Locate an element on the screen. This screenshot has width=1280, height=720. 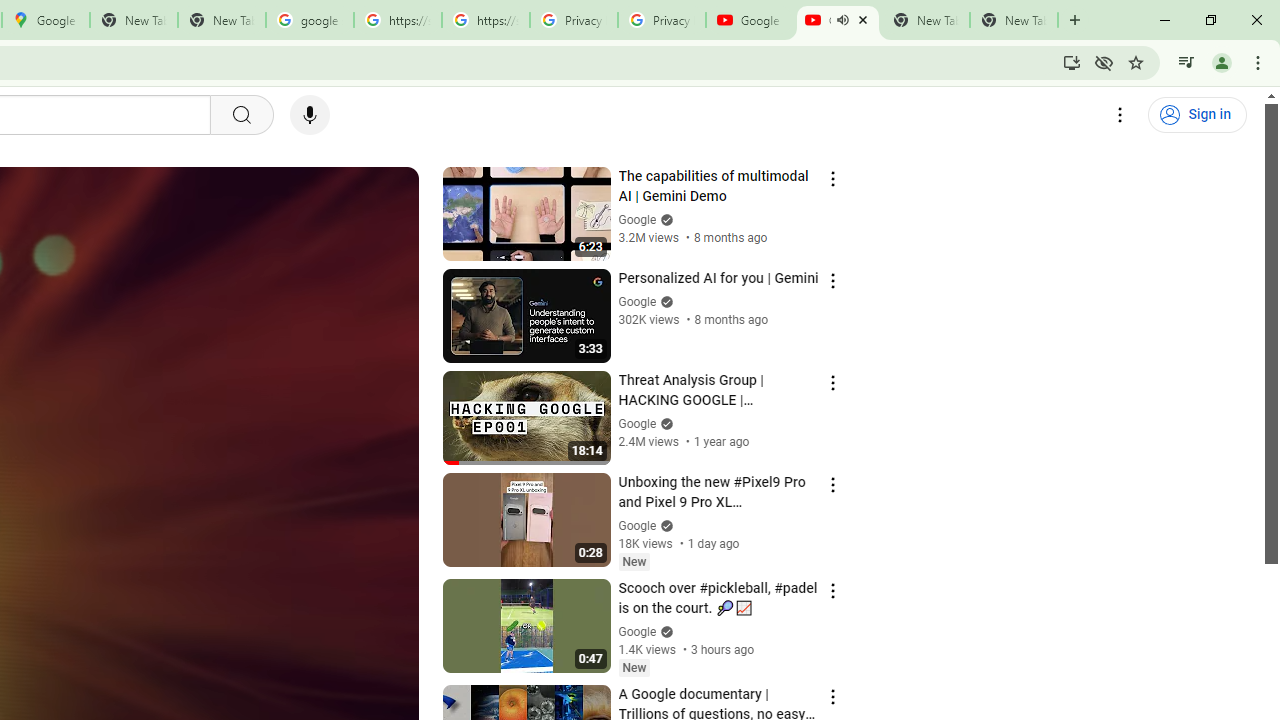
'Install YouTube' is located at coordinates (1071, 61).